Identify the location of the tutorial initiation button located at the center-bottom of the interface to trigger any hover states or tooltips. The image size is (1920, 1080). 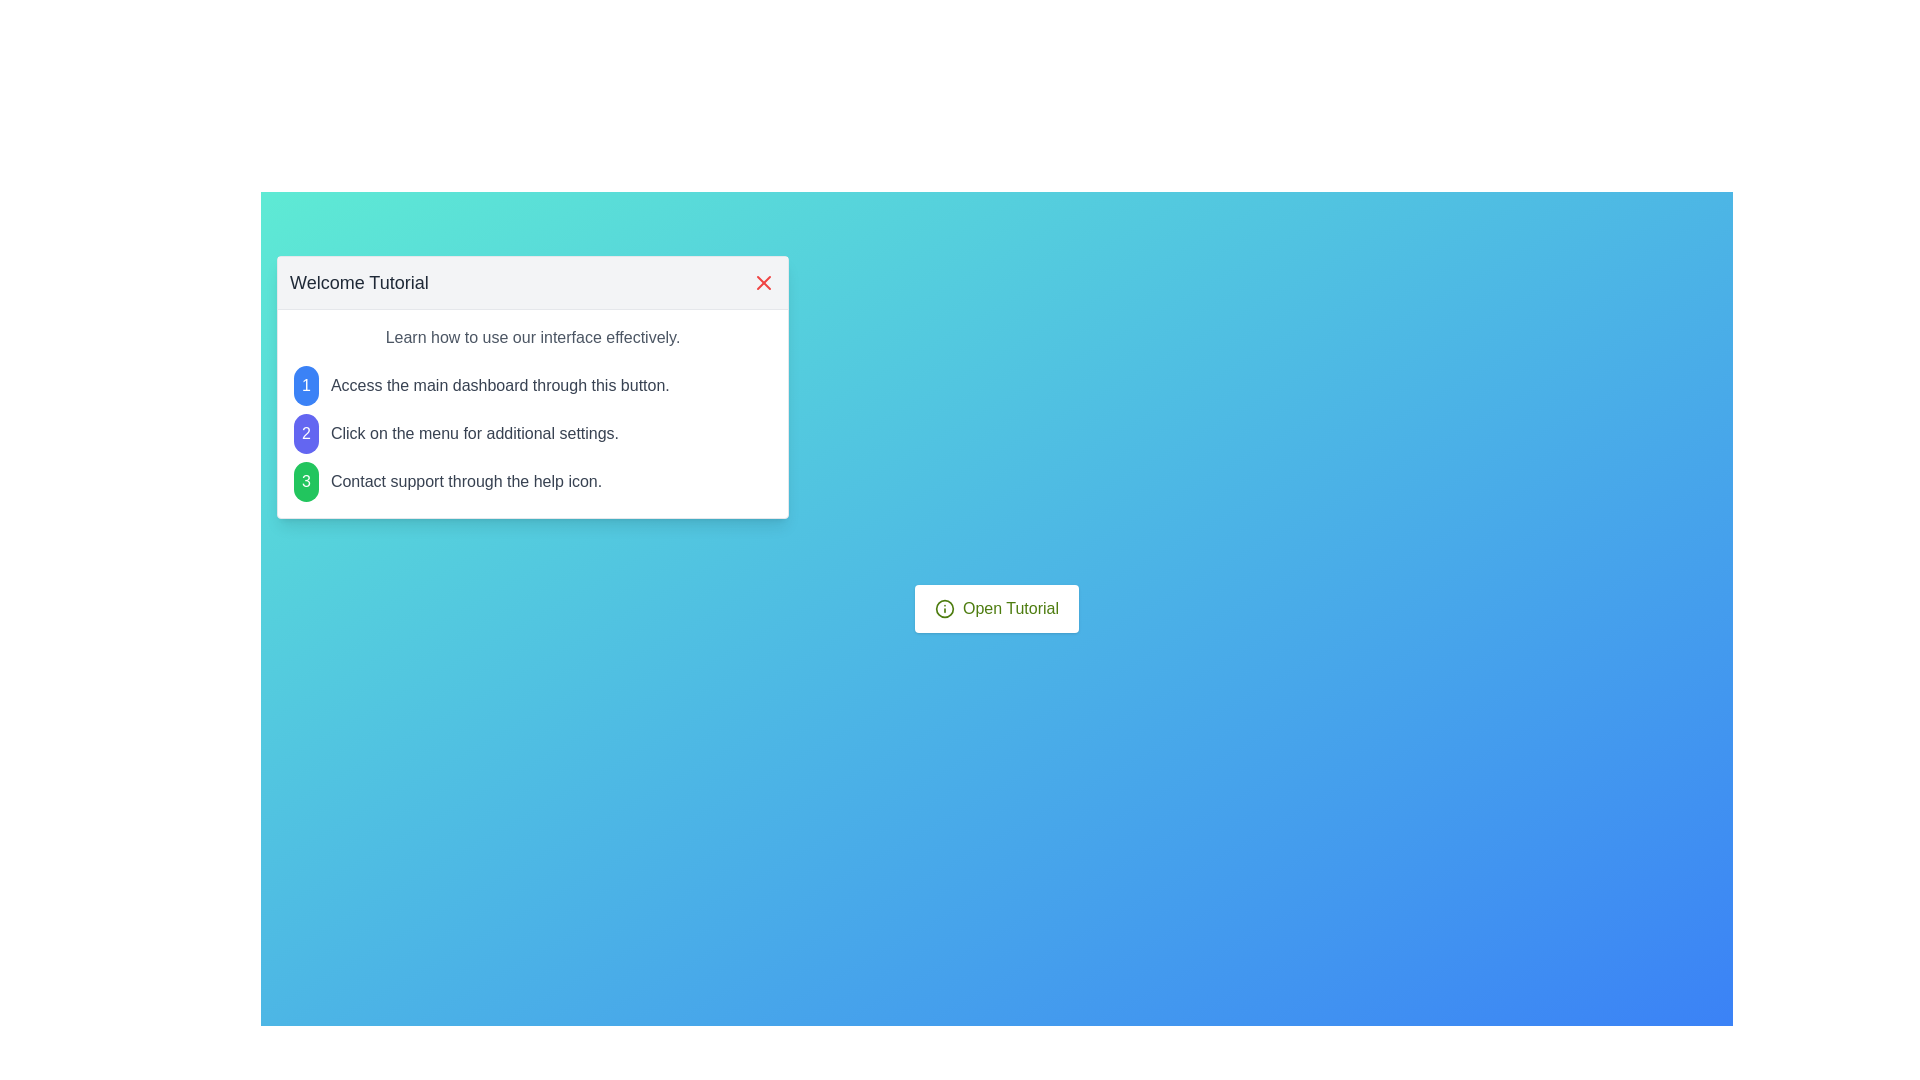
(997, 608).